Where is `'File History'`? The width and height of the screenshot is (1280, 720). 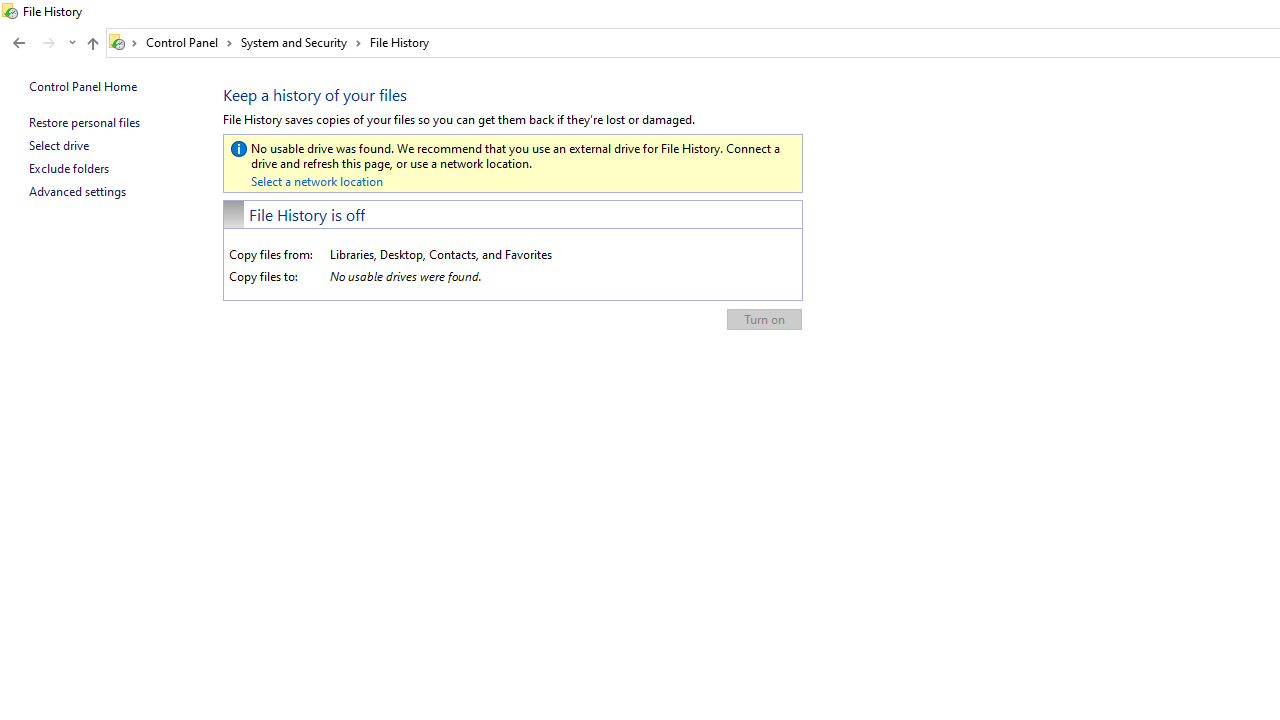
'File History' is located at coordinates (399, 42).